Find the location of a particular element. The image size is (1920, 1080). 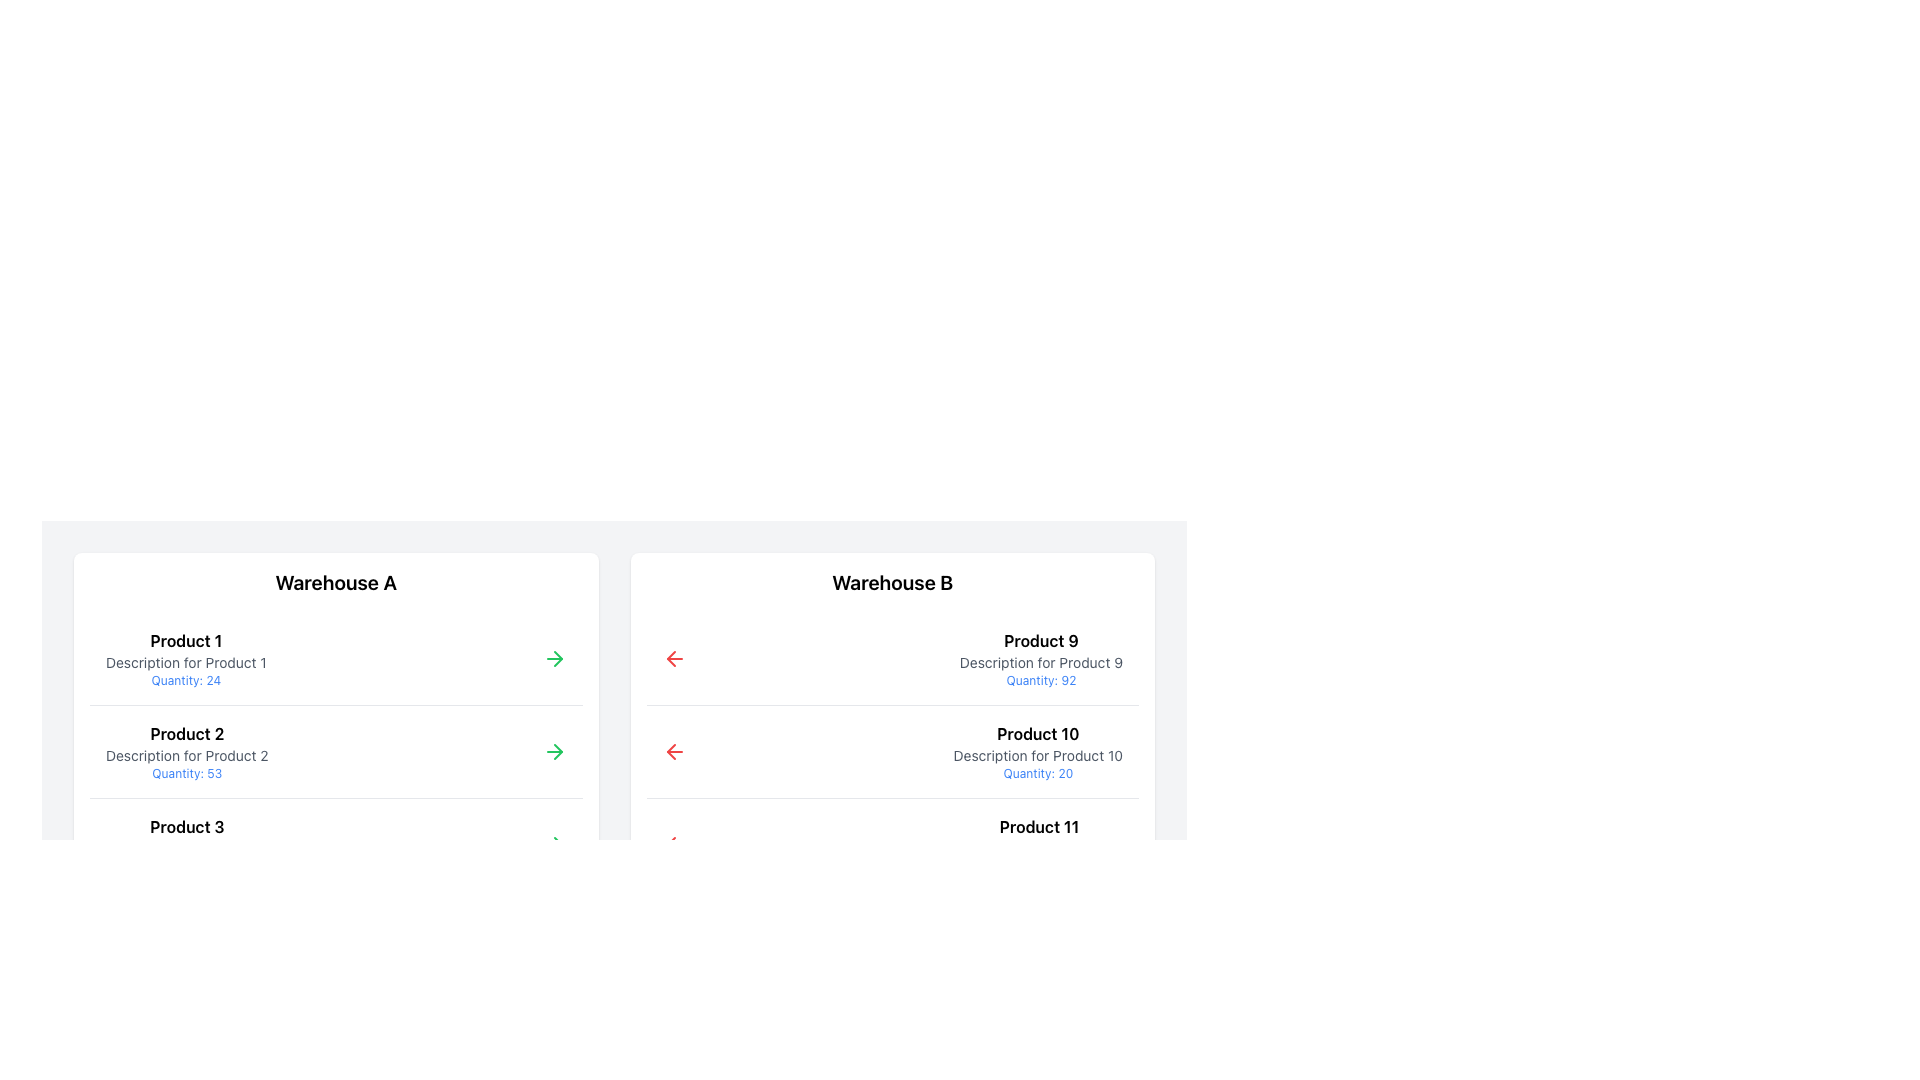

the static Text element providing additional information about 'Product 10', located below the main title and above the quantity text is located at coordinates (1038, 756).